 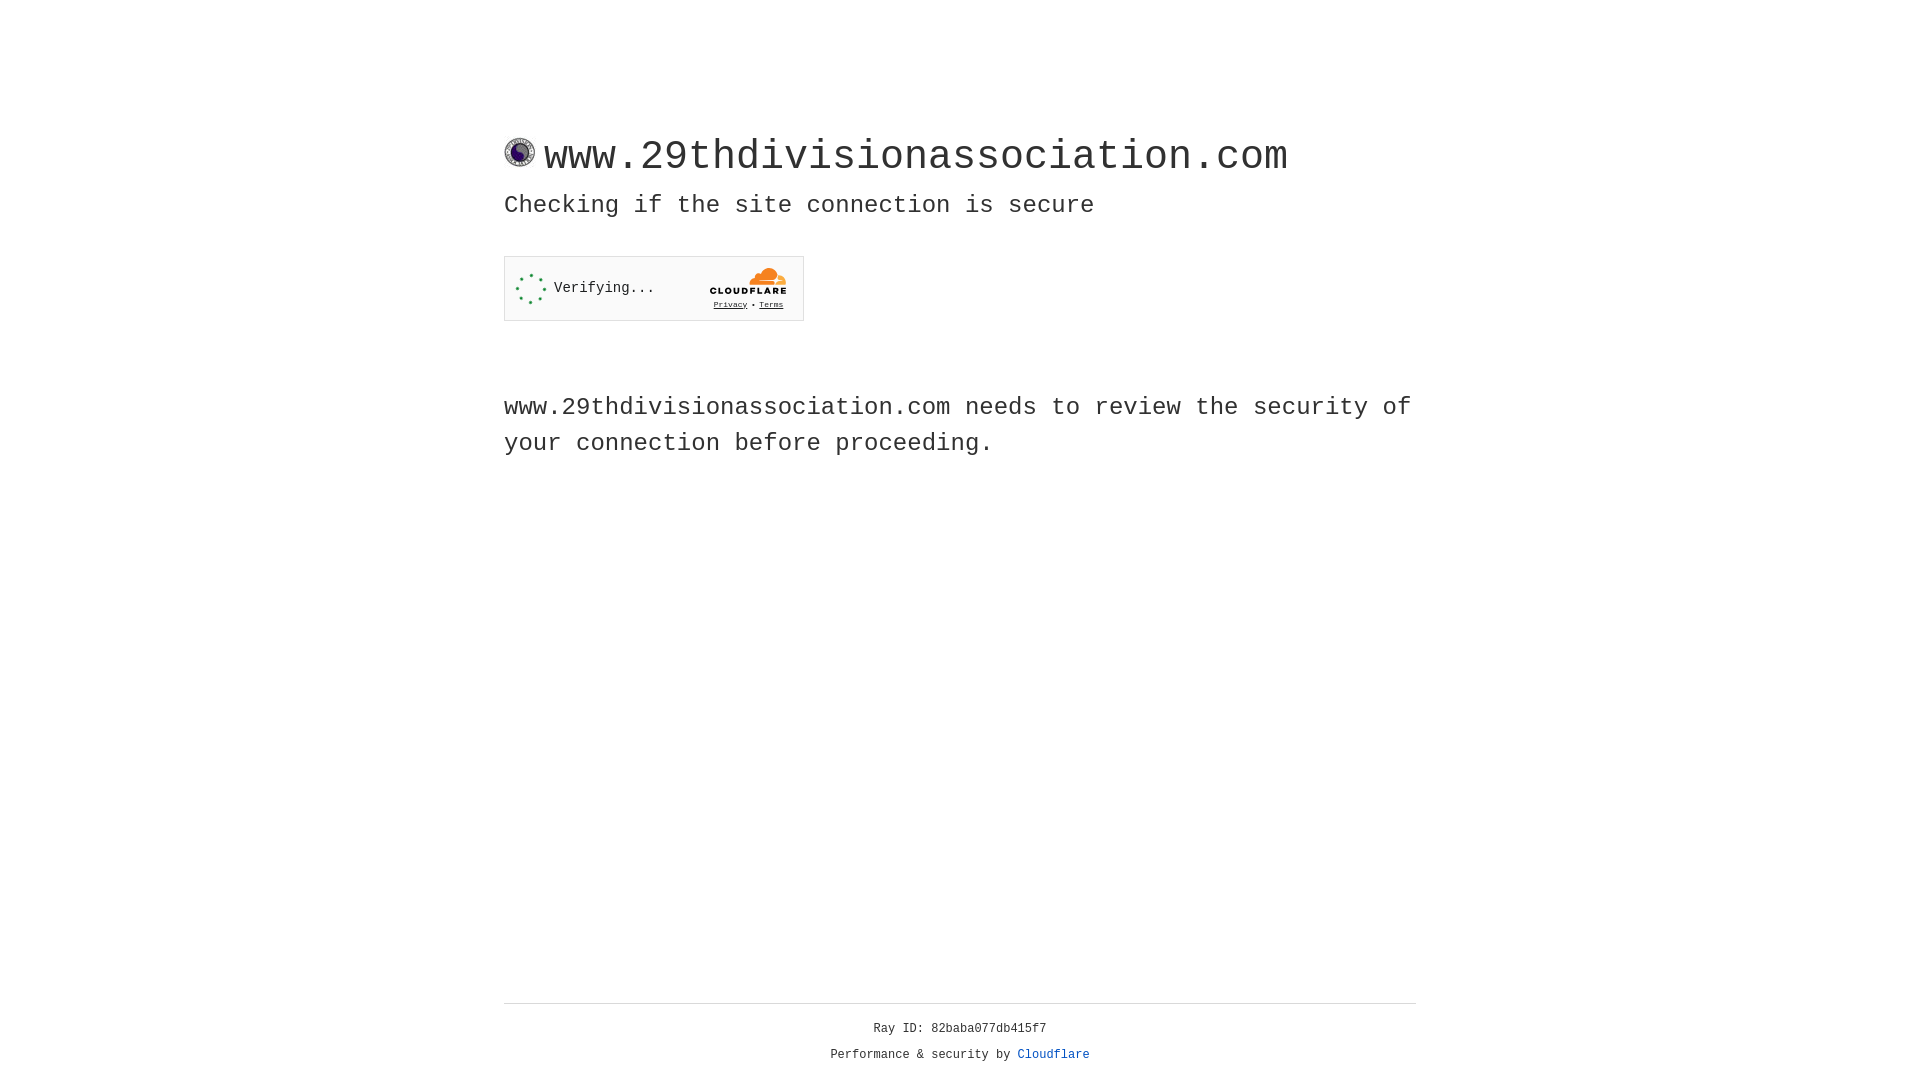 What do you see at coordinates (1053, 1054) in the screenshot?
I see `'Cloudflare'` at bounding box center [1053, 1054].